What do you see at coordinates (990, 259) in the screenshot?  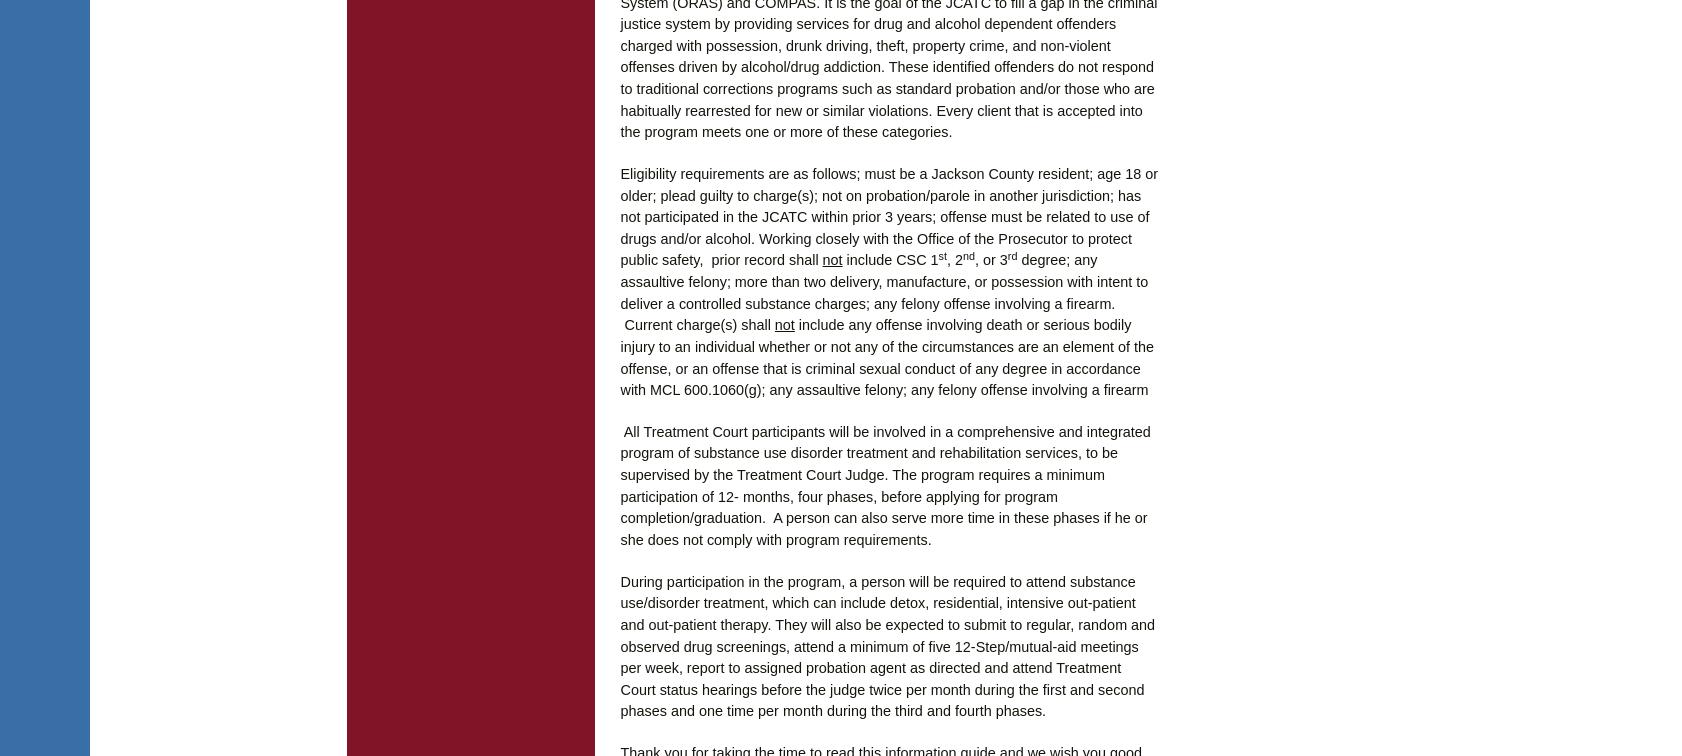 I see `', or 3'` at bounding box center [990, 259].